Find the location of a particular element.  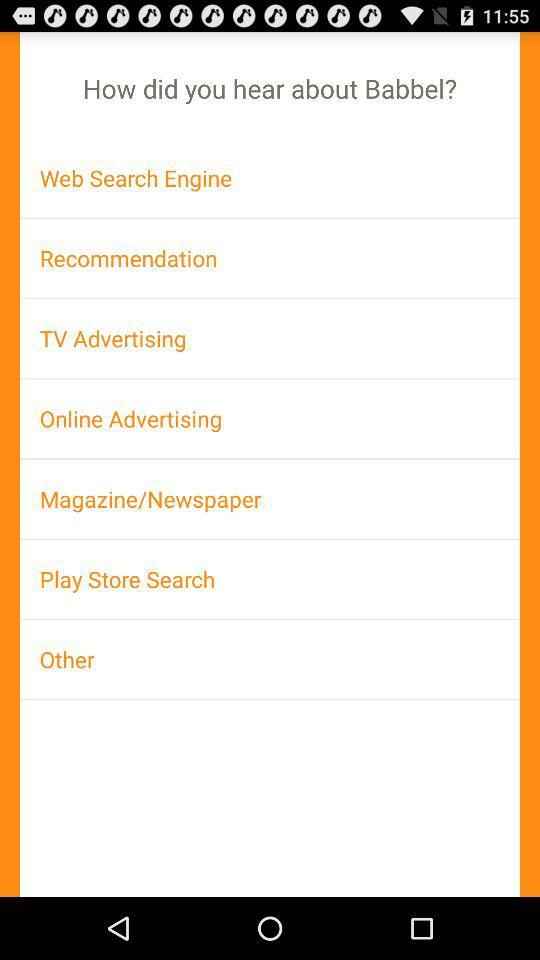

the online advertising item is located at coordinates (270, 417).